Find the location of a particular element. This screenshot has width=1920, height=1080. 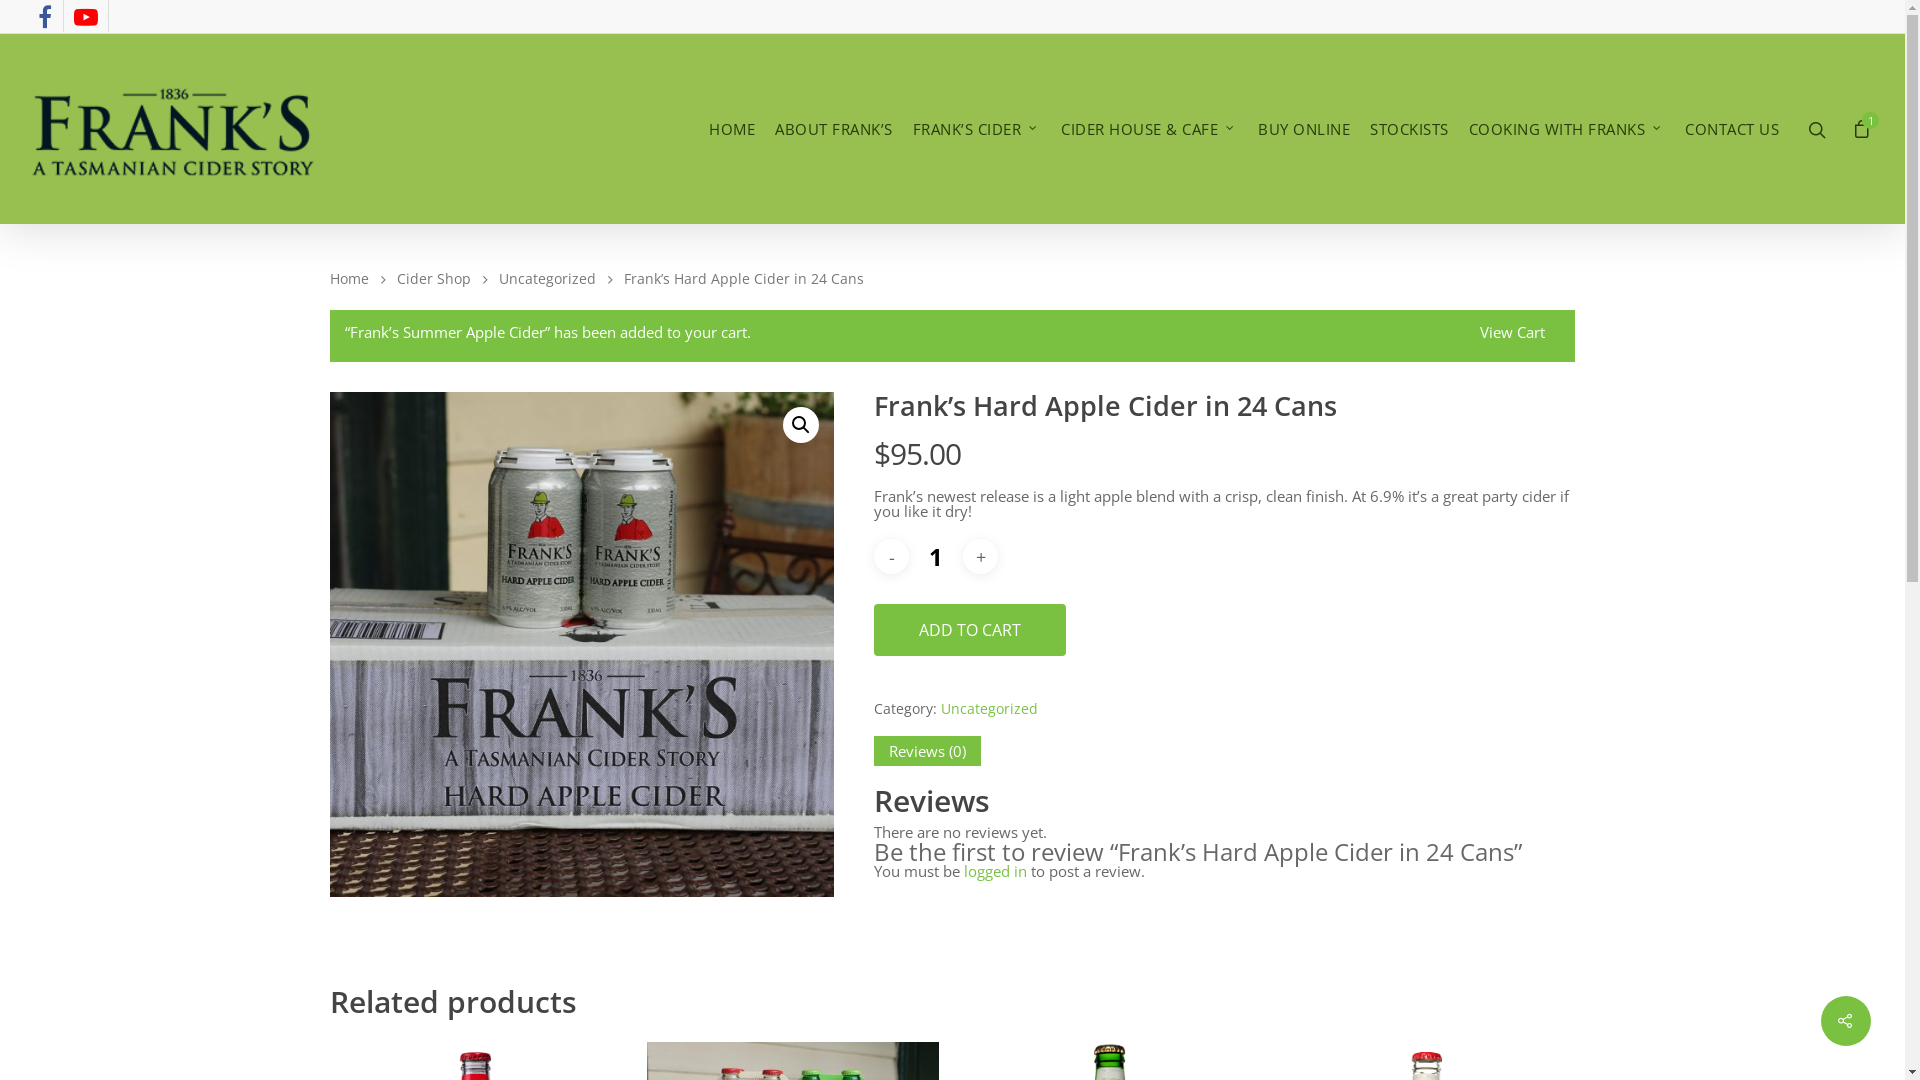

'CONTACT US' is located at coordinates (1731, 129).